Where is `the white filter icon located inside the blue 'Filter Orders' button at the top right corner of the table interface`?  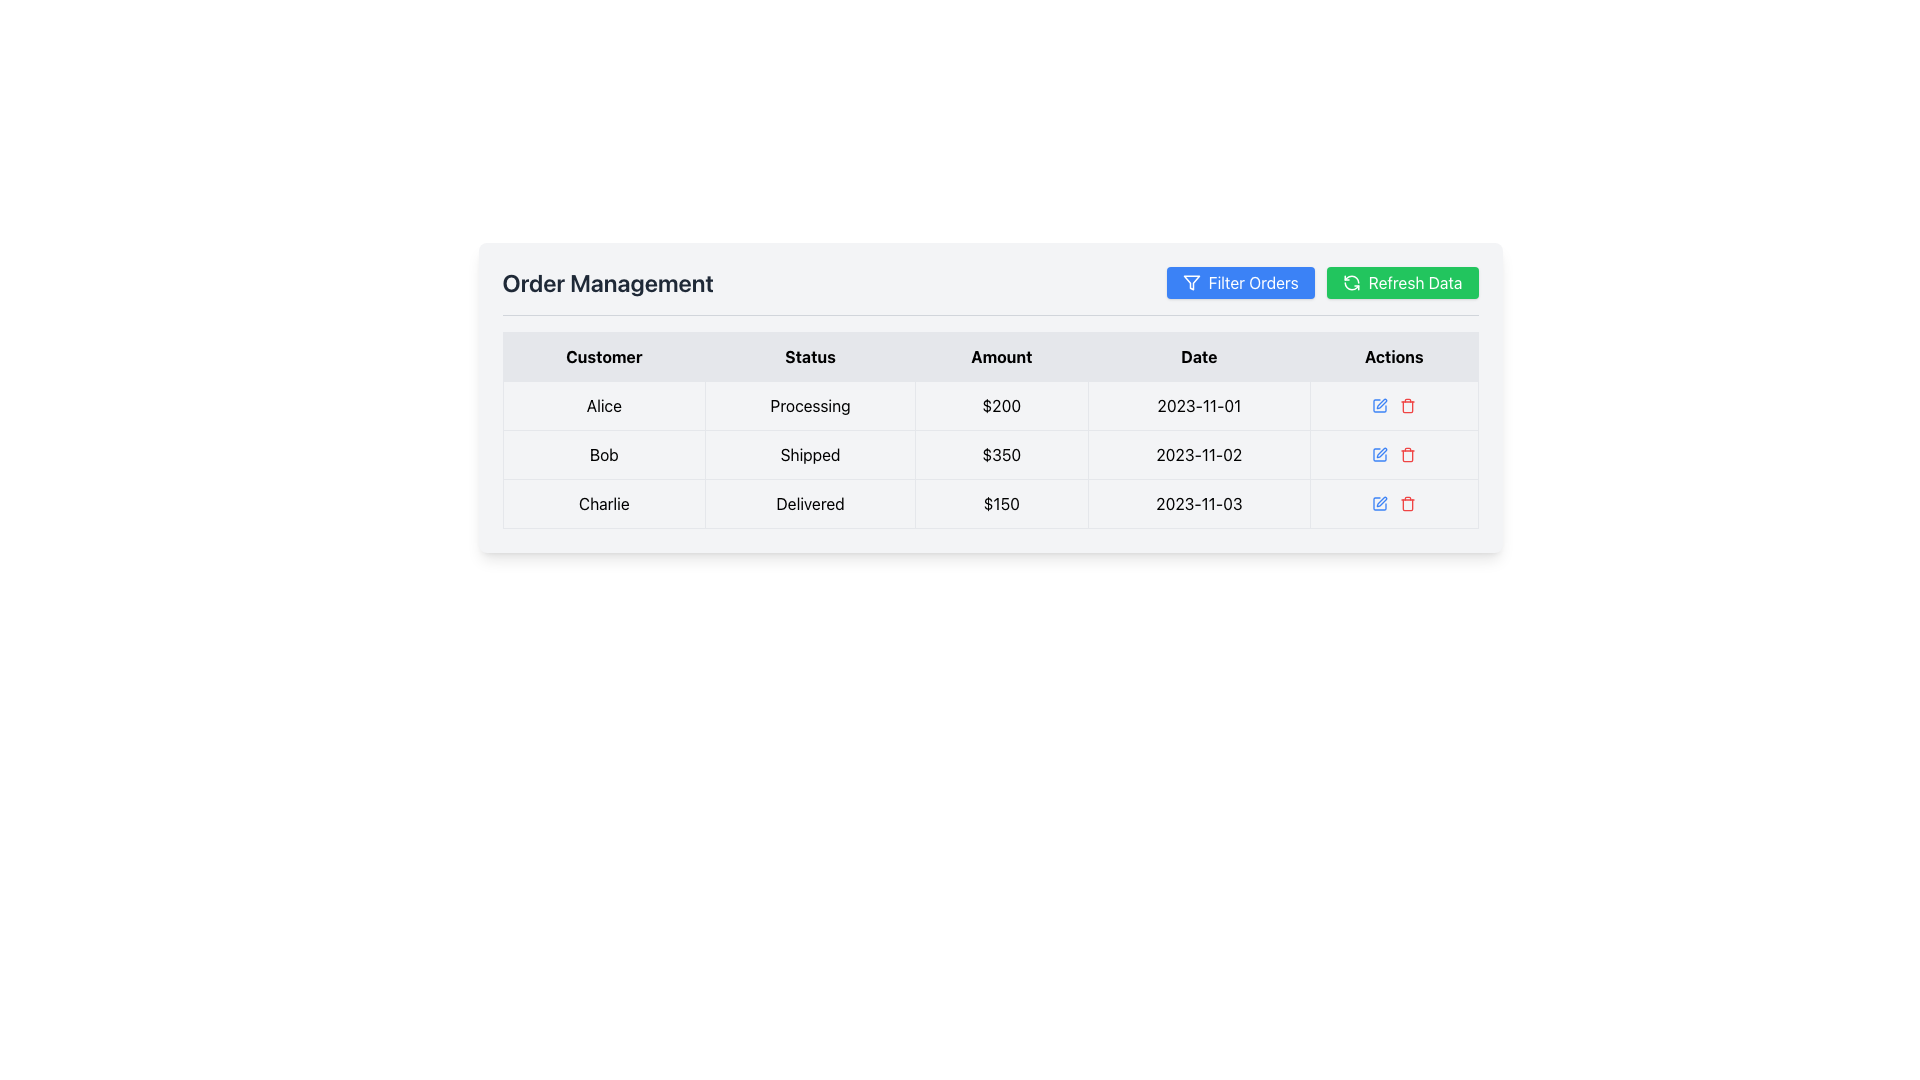 the white filter icon located inside the blue 'Filter Orders' button at the top right corner of the table interface is located at coordinates (1191, 282).